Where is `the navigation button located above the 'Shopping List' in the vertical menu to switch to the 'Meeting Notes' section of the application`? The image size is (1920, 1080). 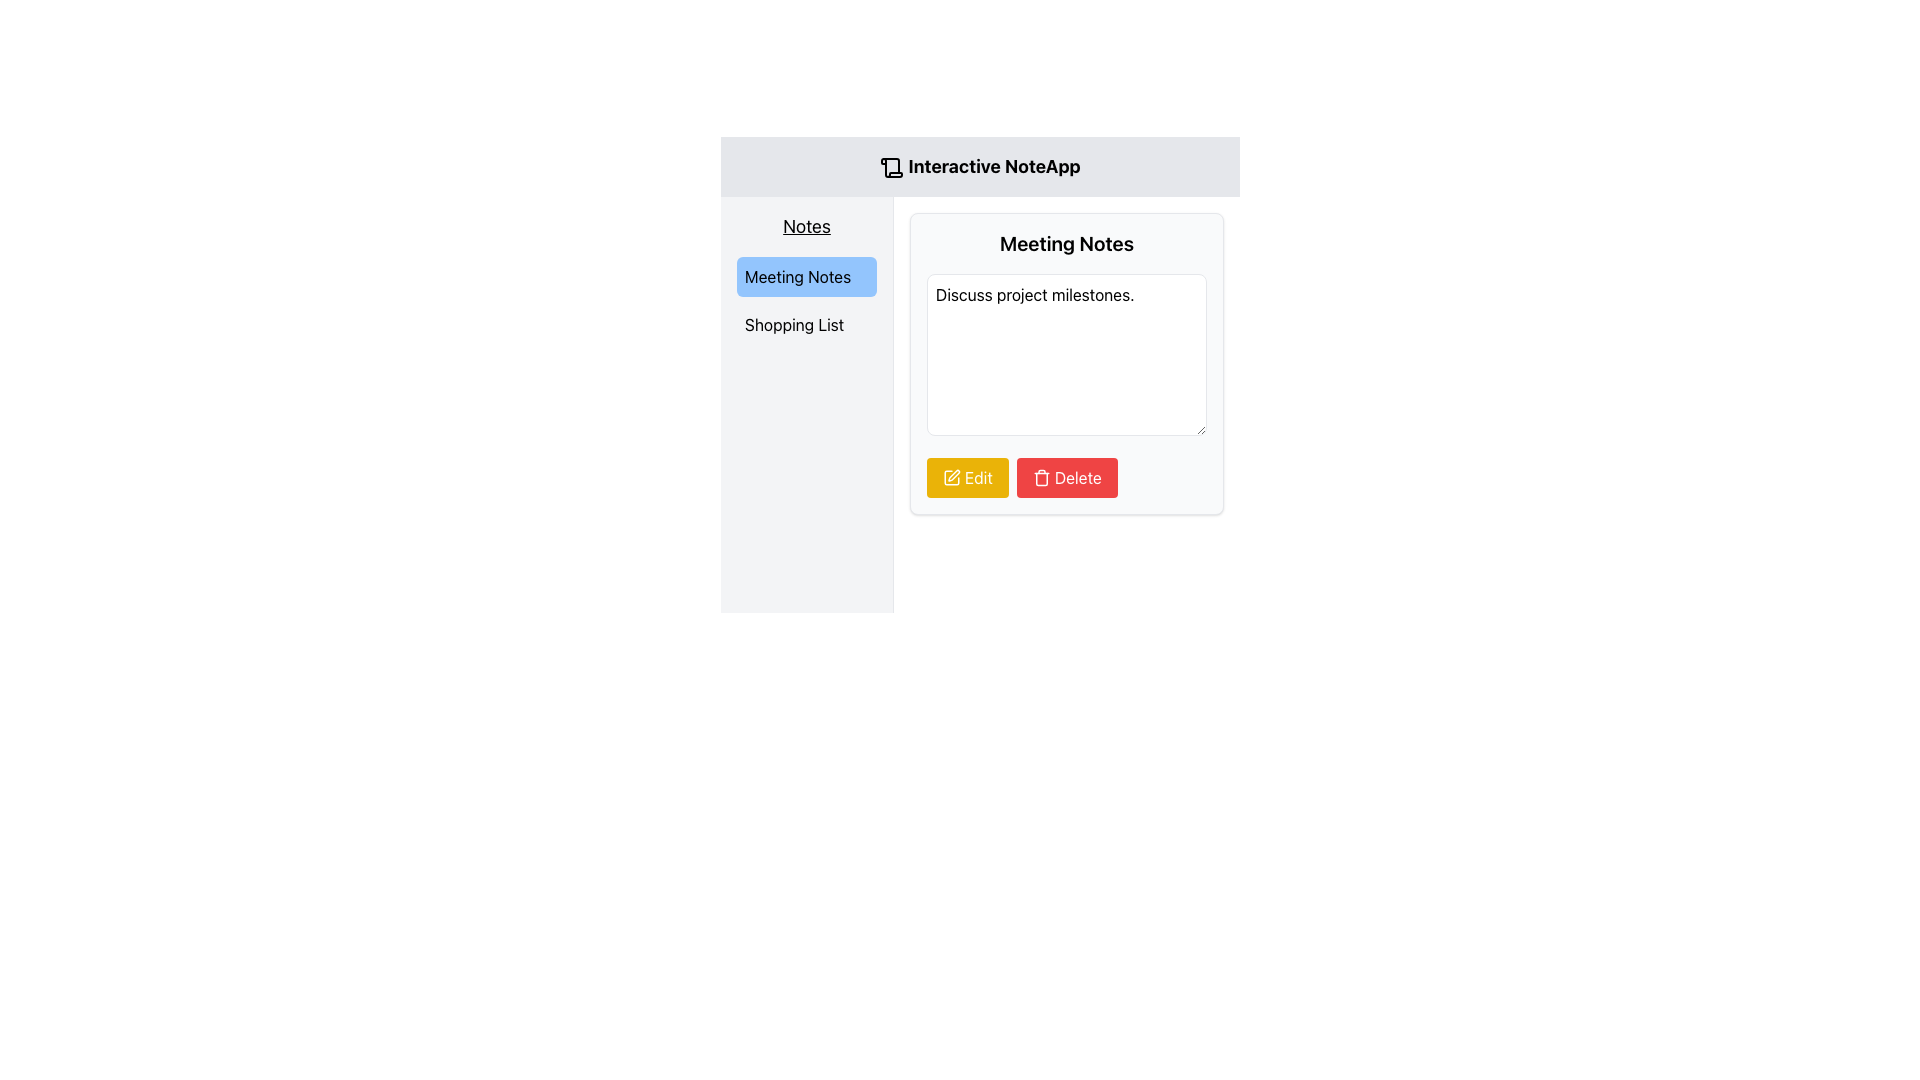
the navigation button located above the 'Shopping List' in the vertical menu to switch to the 'Meeting Notes' section of the application is located at coordinates (806, 277).